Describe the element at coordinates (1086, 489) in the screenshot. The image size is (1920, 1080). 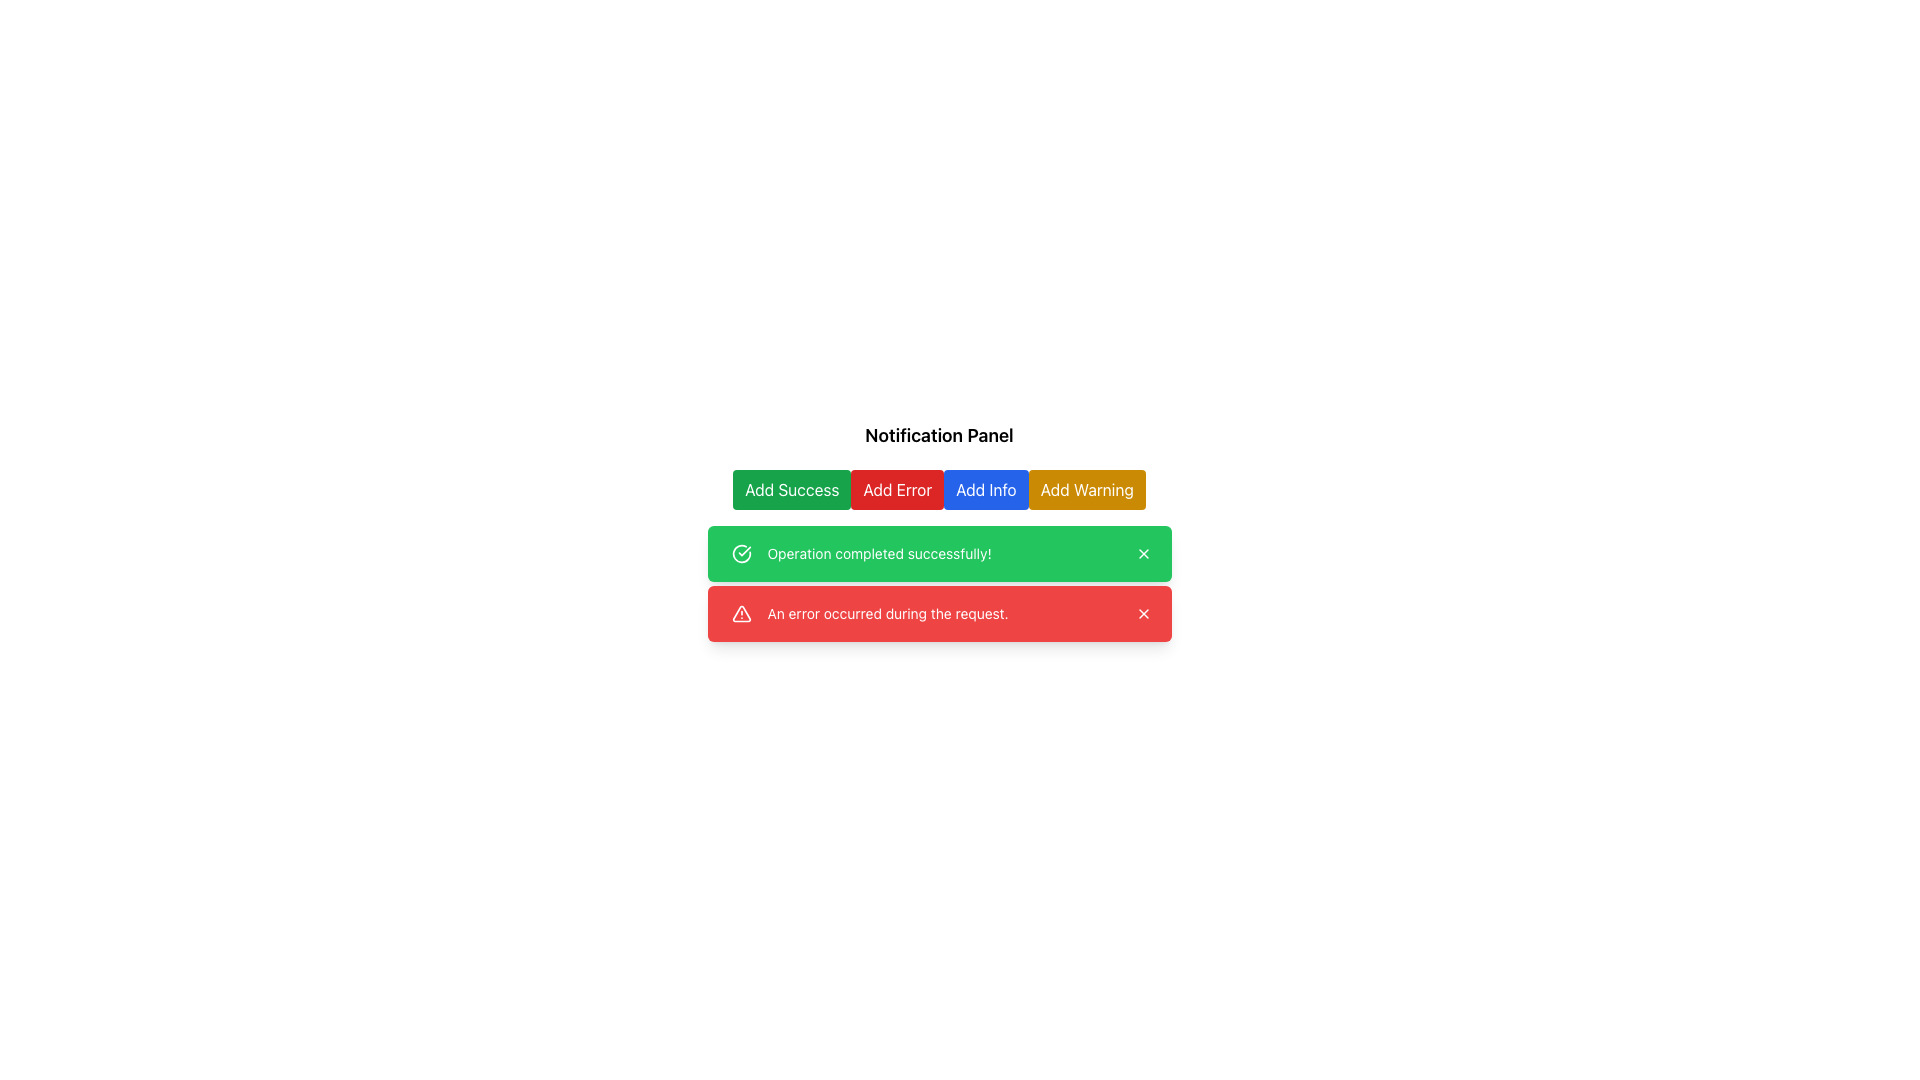
I see `the 'Add Warning' button, which is a rectangular button with a yellow-orange background and white text, located in the Notification Panel` at that location.